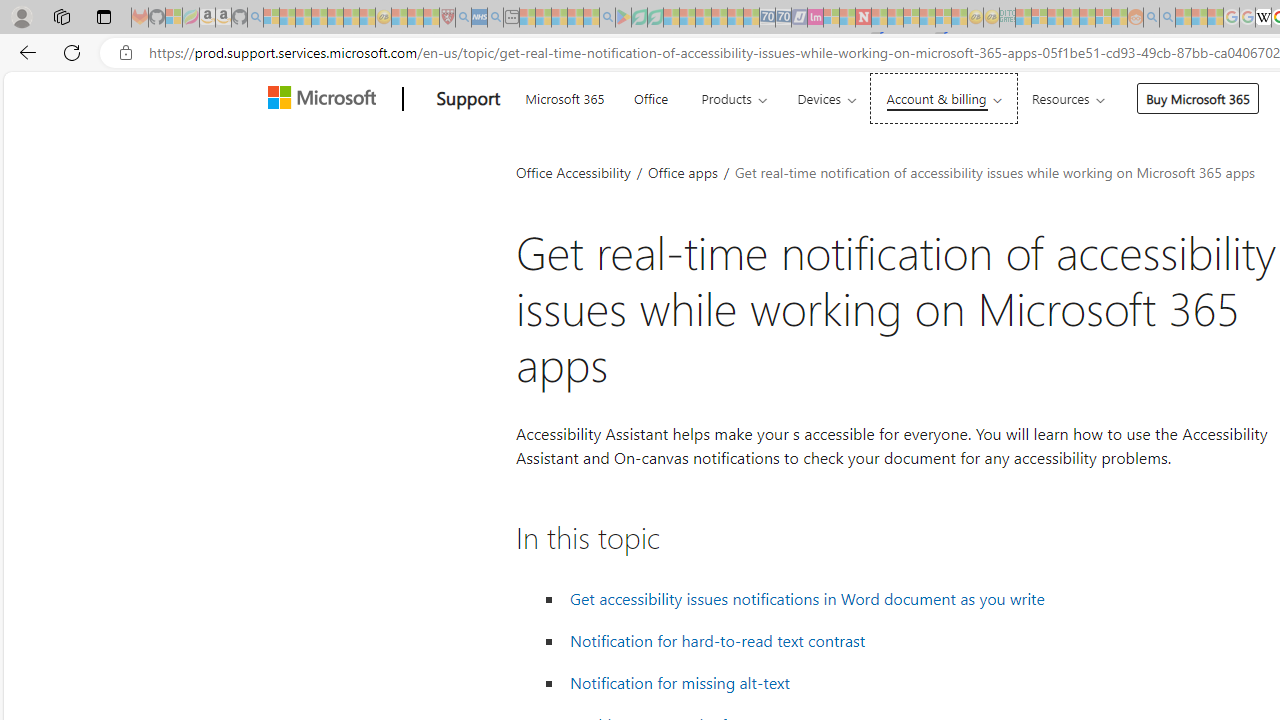  What do you see at coordinates (879, 17) in the screenshot?
I see `'Trusted Community Engagement and Contributions | Guidelines'` at bounding box center [879, 17].